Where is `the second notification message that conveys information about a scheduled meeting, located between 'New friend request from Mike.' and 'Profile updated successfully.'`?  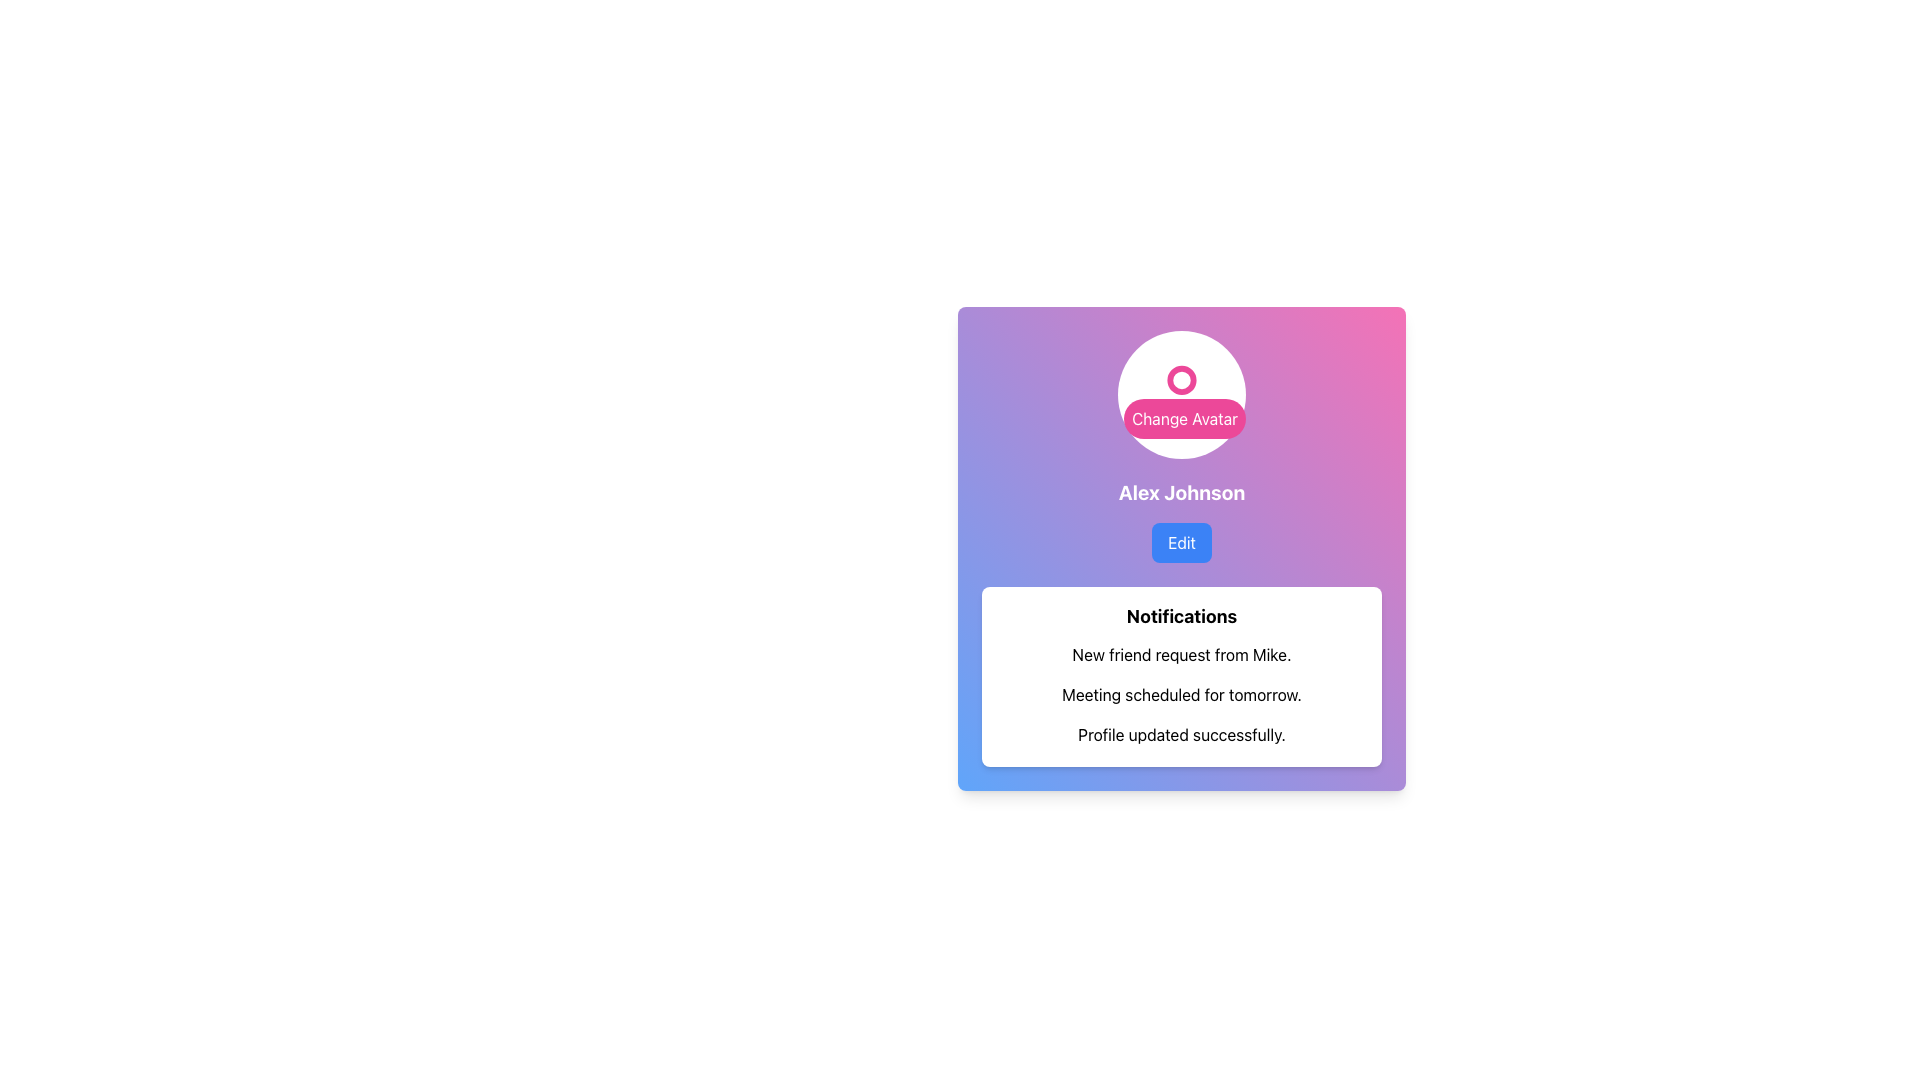 the second notification message that conveys information about a scheduled meeting, located between 'New friend request from Mike.' and 'Profile updated successfully.' is located at coordinates (1181, 693).